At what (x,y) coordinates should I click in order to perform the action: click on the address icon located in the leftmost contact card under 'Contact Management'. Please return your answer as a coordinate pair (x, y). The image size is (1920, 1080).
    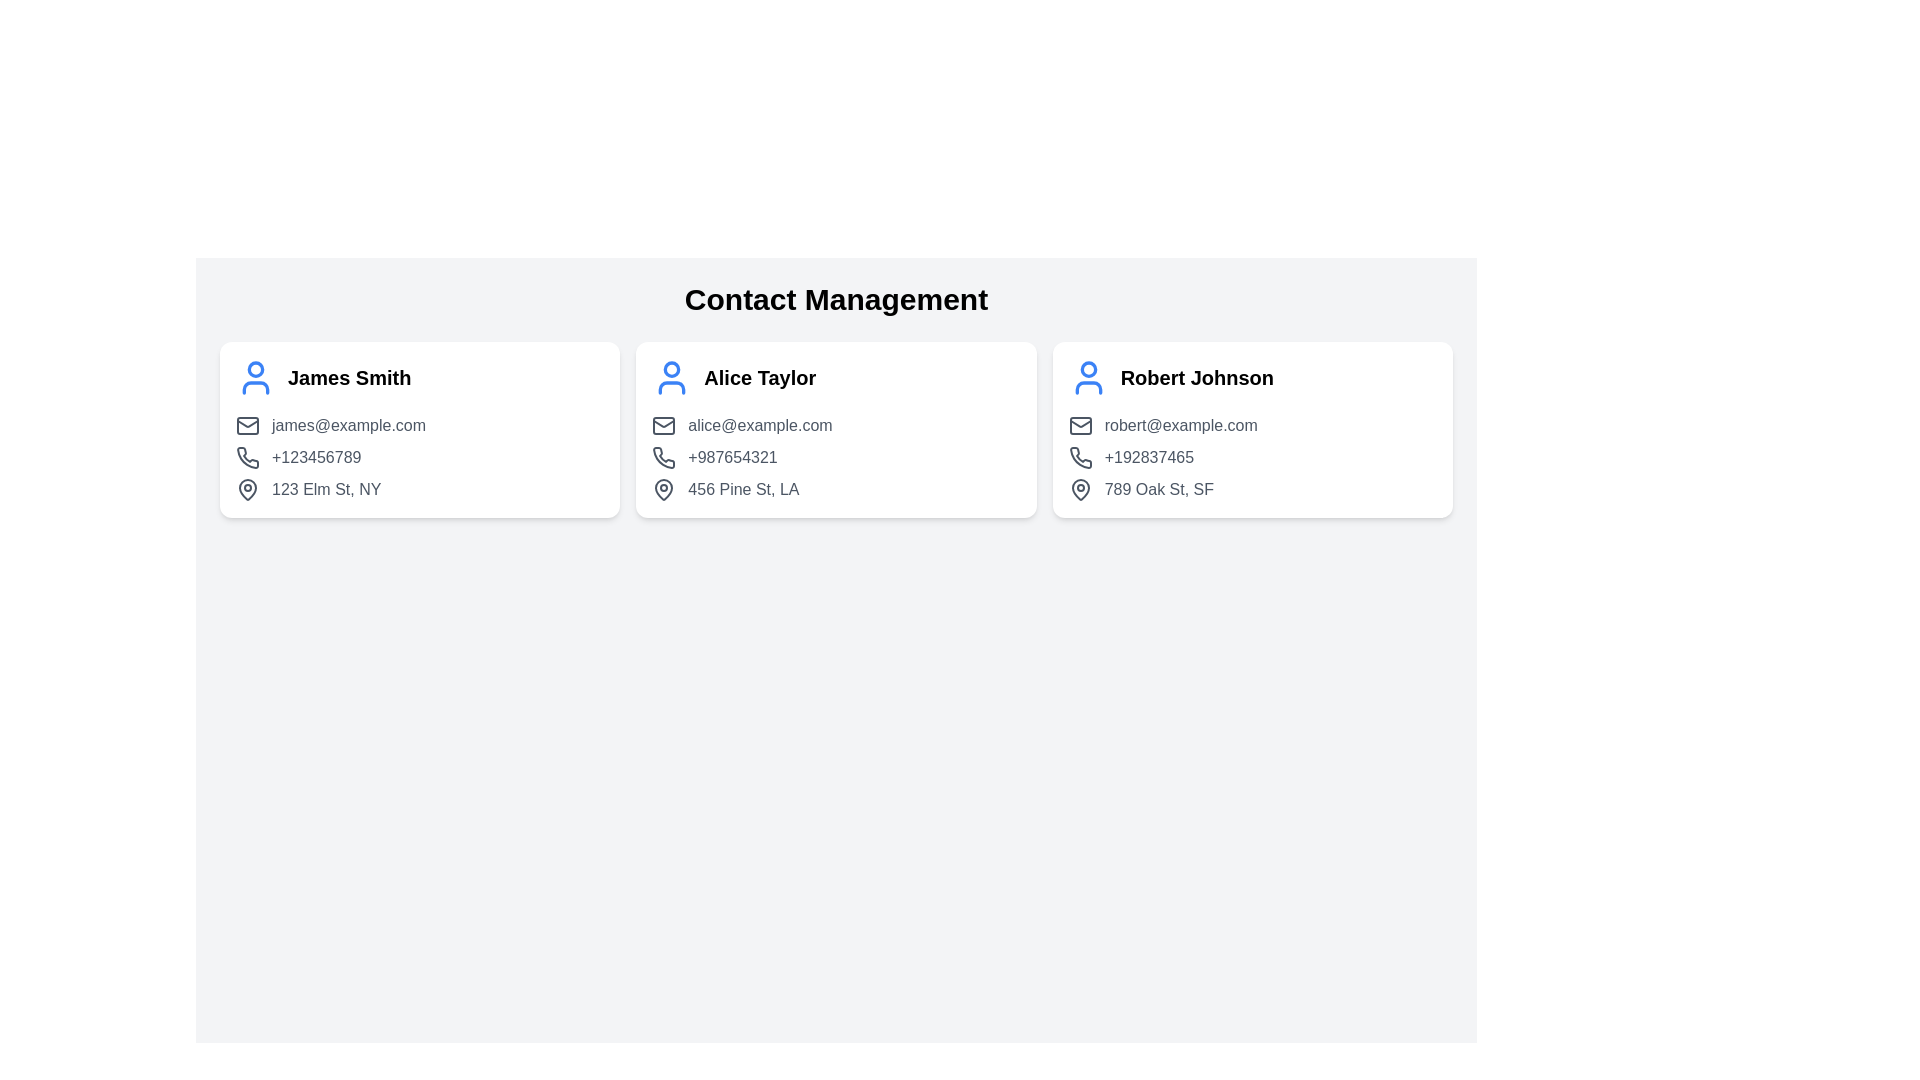
    Looking at the image, I should click on (247, 489).